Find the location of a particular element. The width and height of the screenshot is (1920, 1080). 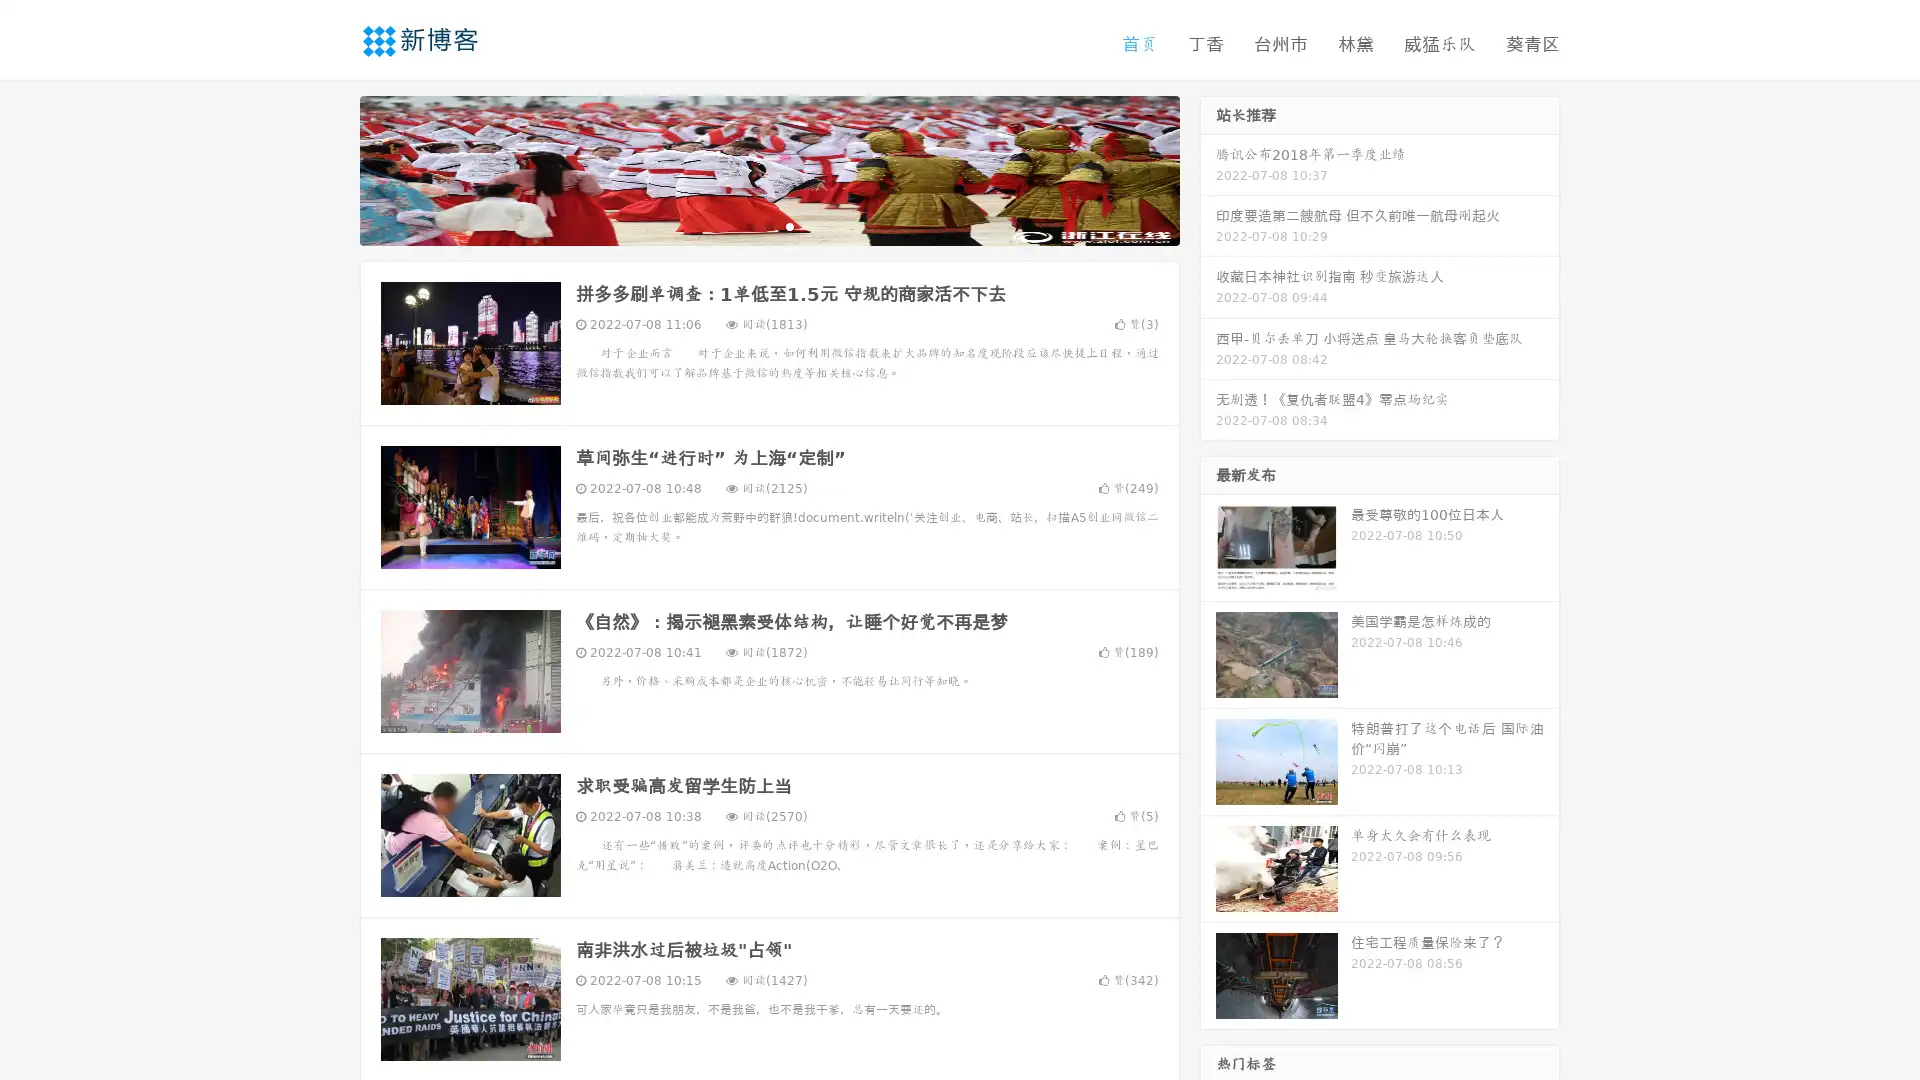

Next slide is located at coordinates (1208, 168).